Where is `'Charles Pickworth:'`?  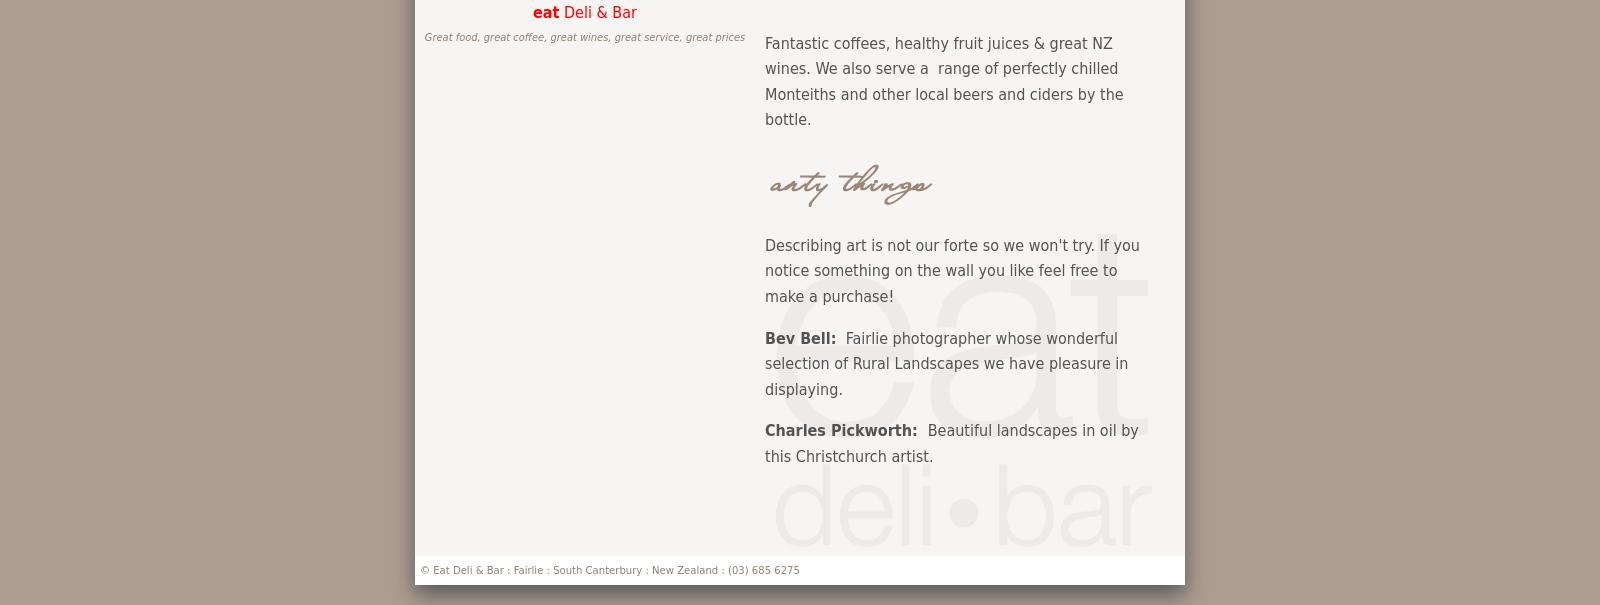 'Charles Pickworth:' is located at coordinates (845, 429).